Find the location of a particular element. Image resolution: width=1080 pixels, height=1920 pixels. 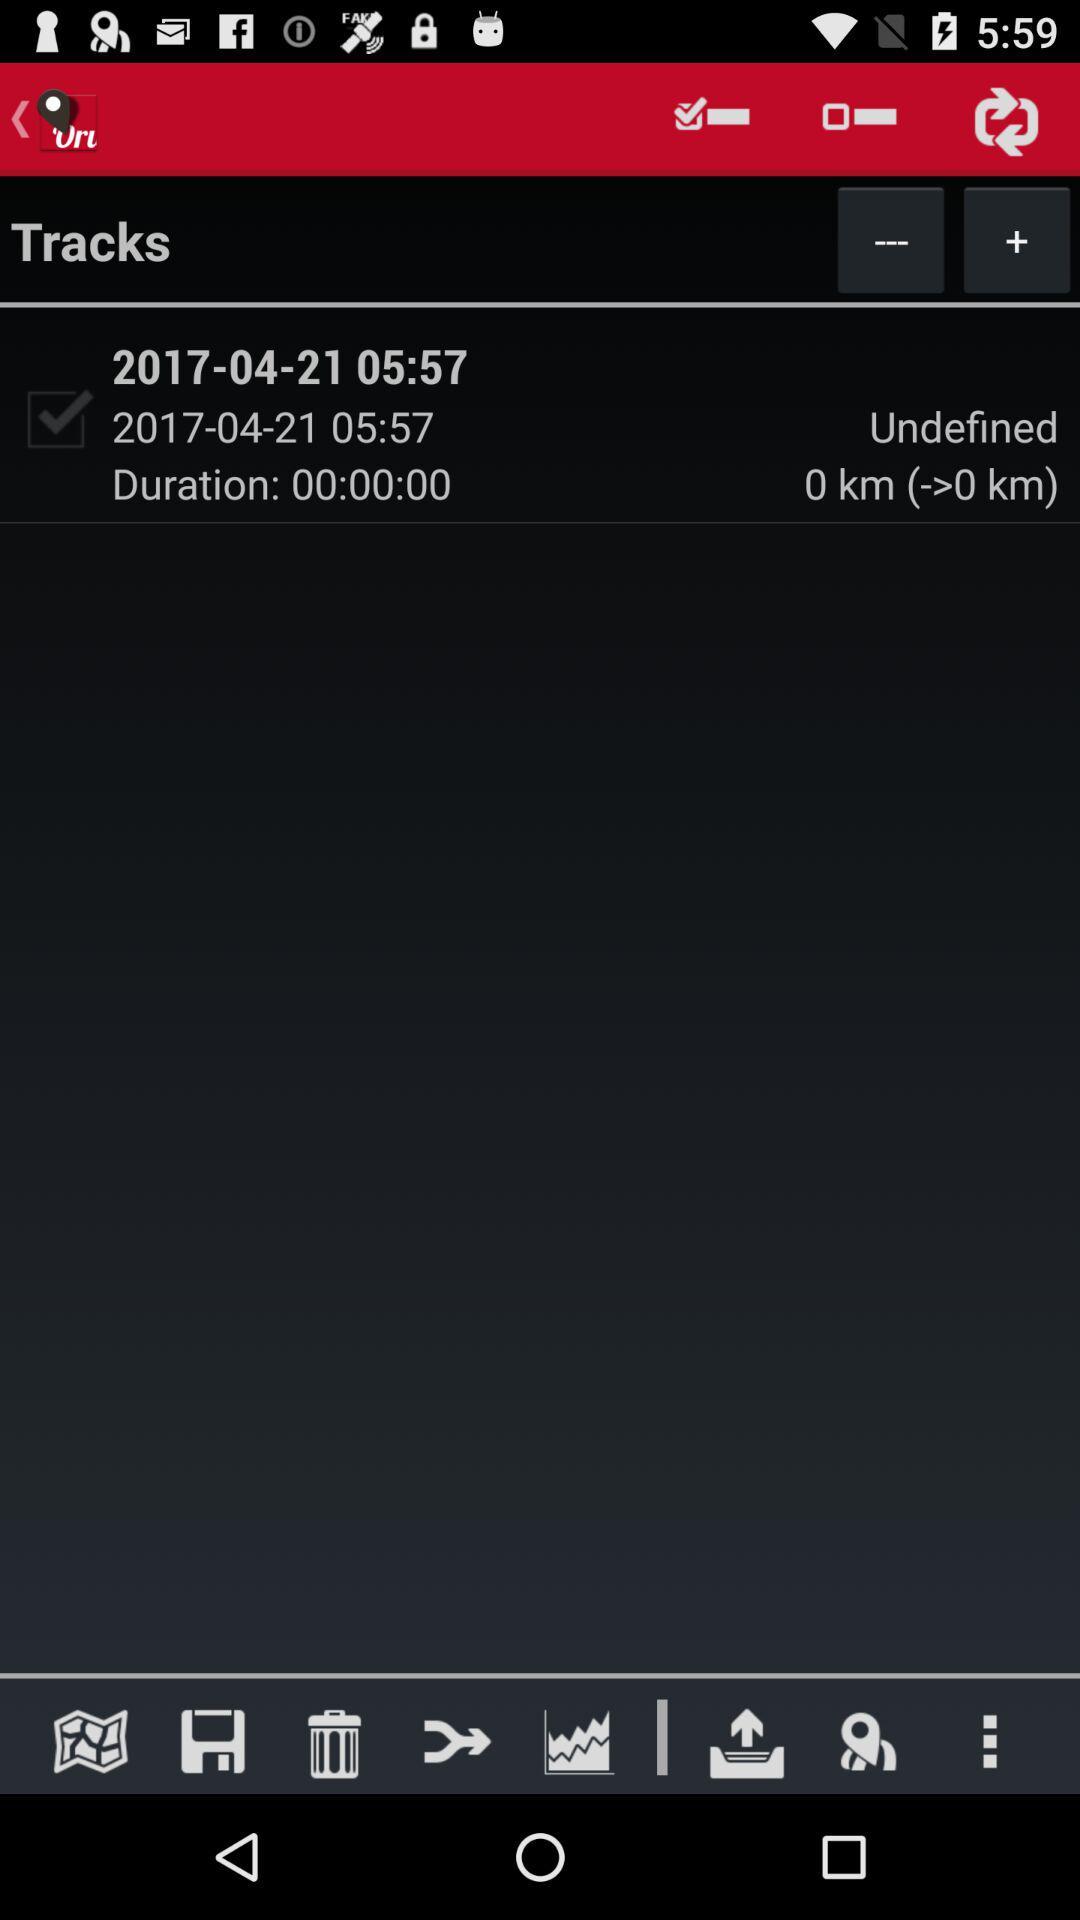

app next to tracks icon is located at coordinates (890, 239).